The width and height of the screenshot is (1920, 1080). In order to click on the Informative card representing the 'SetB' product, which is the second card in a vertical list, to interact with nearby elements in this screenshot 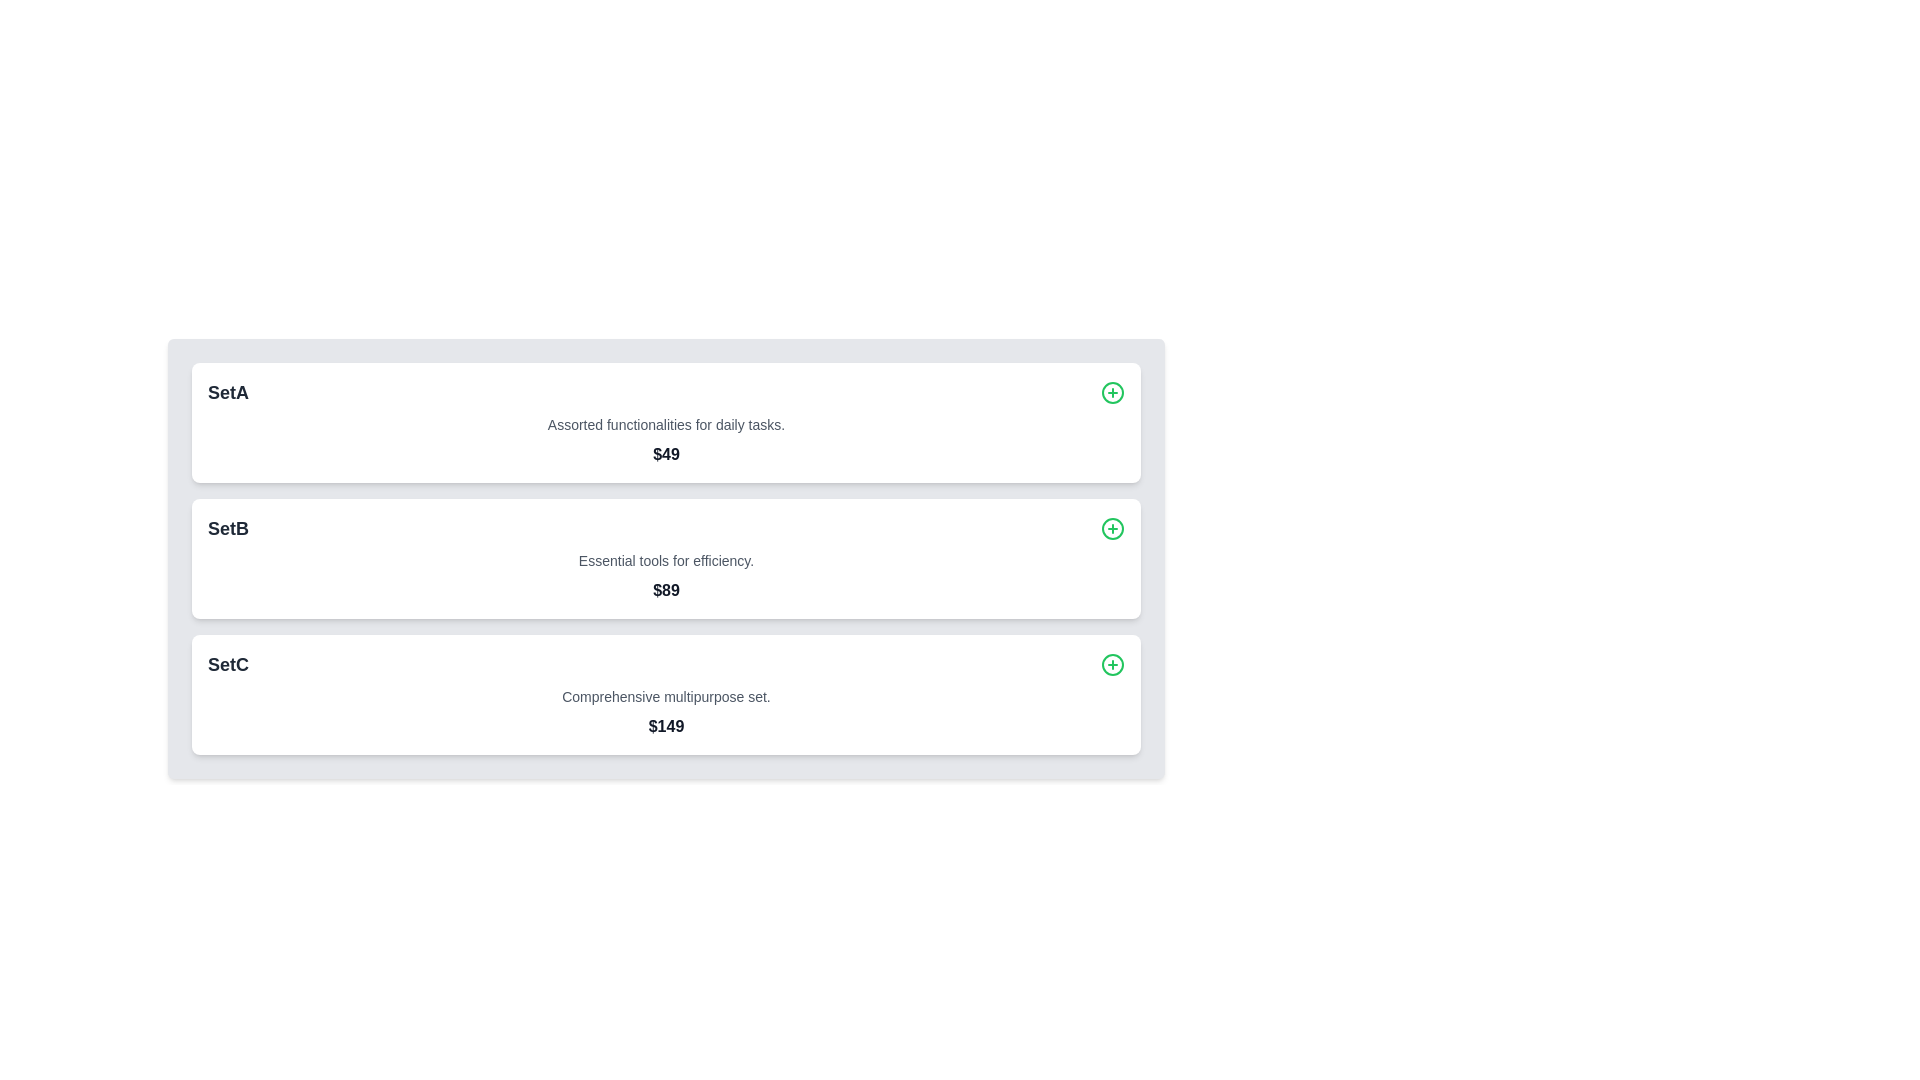, I will do `click(666, 559)`.